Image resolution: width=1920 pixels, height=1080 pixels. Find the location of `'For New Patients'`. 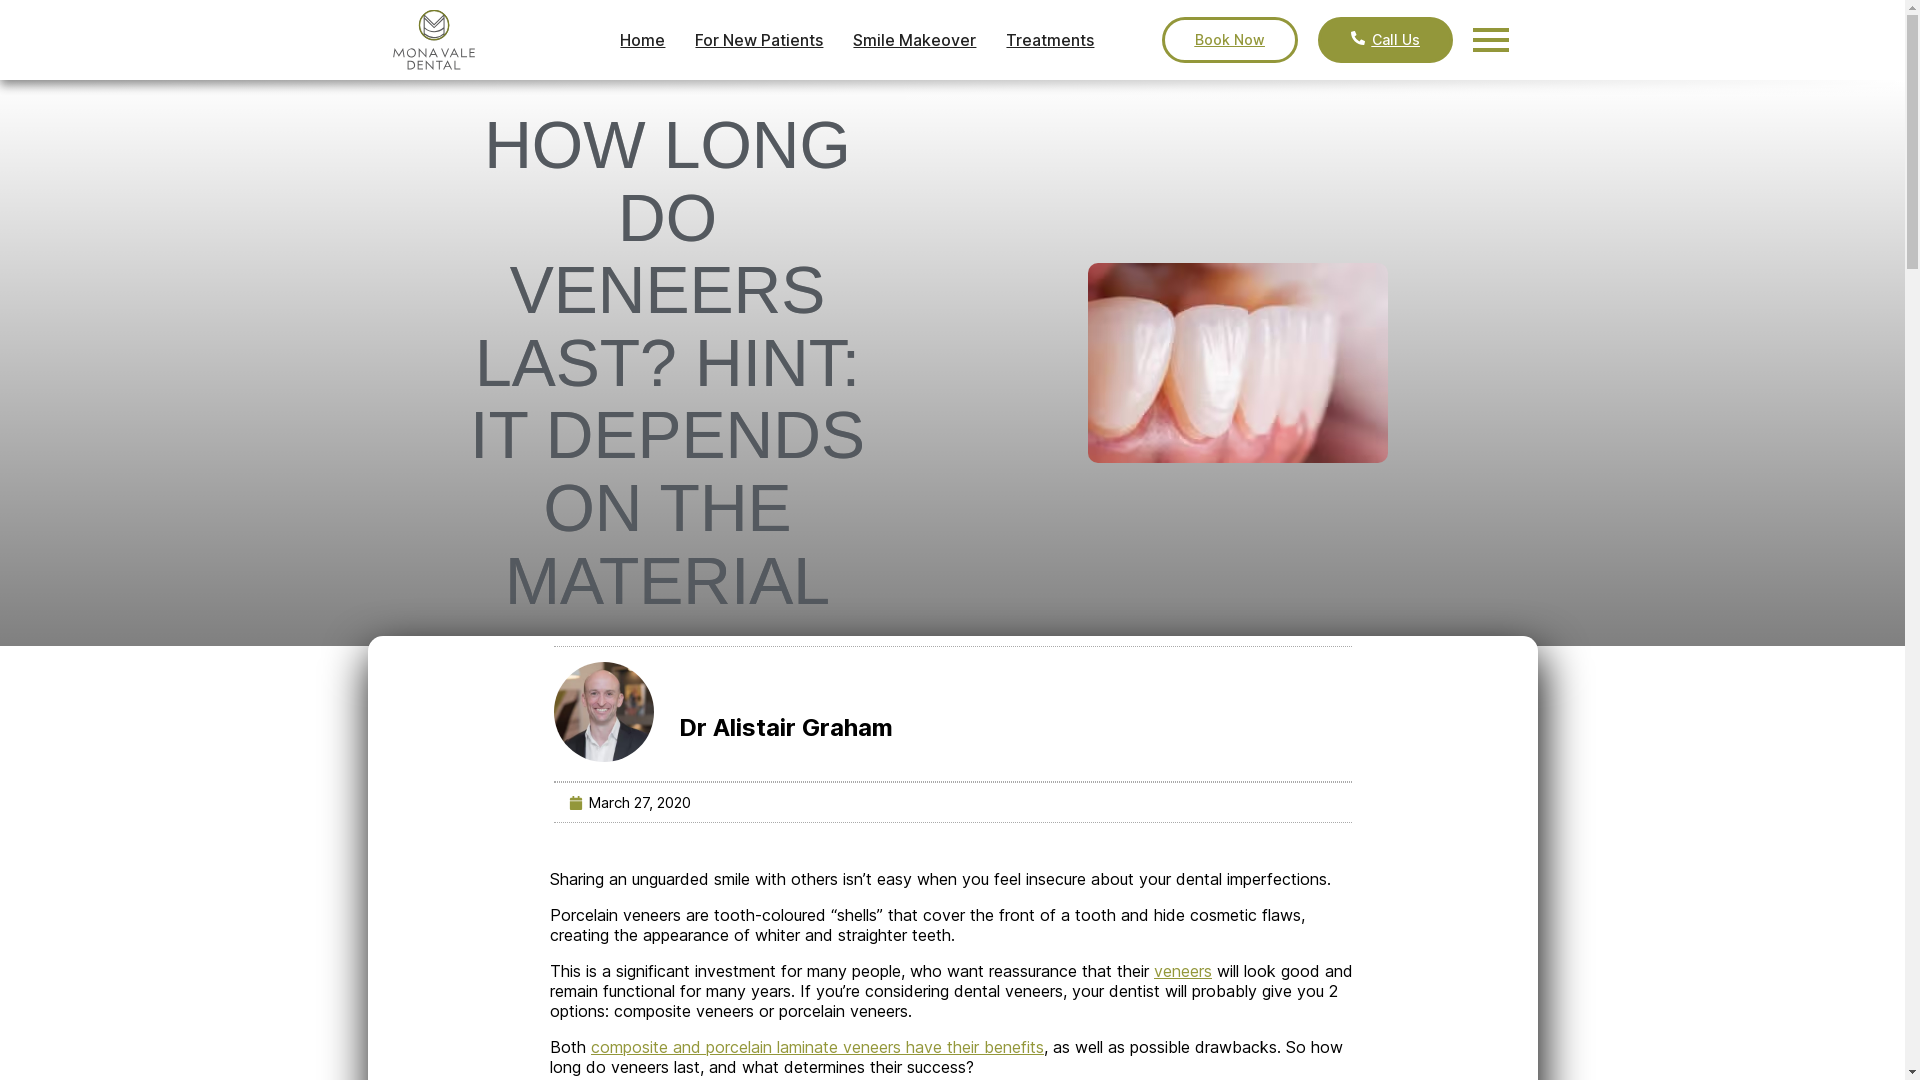

'For New Patients' is located at coordinates (680, 39).